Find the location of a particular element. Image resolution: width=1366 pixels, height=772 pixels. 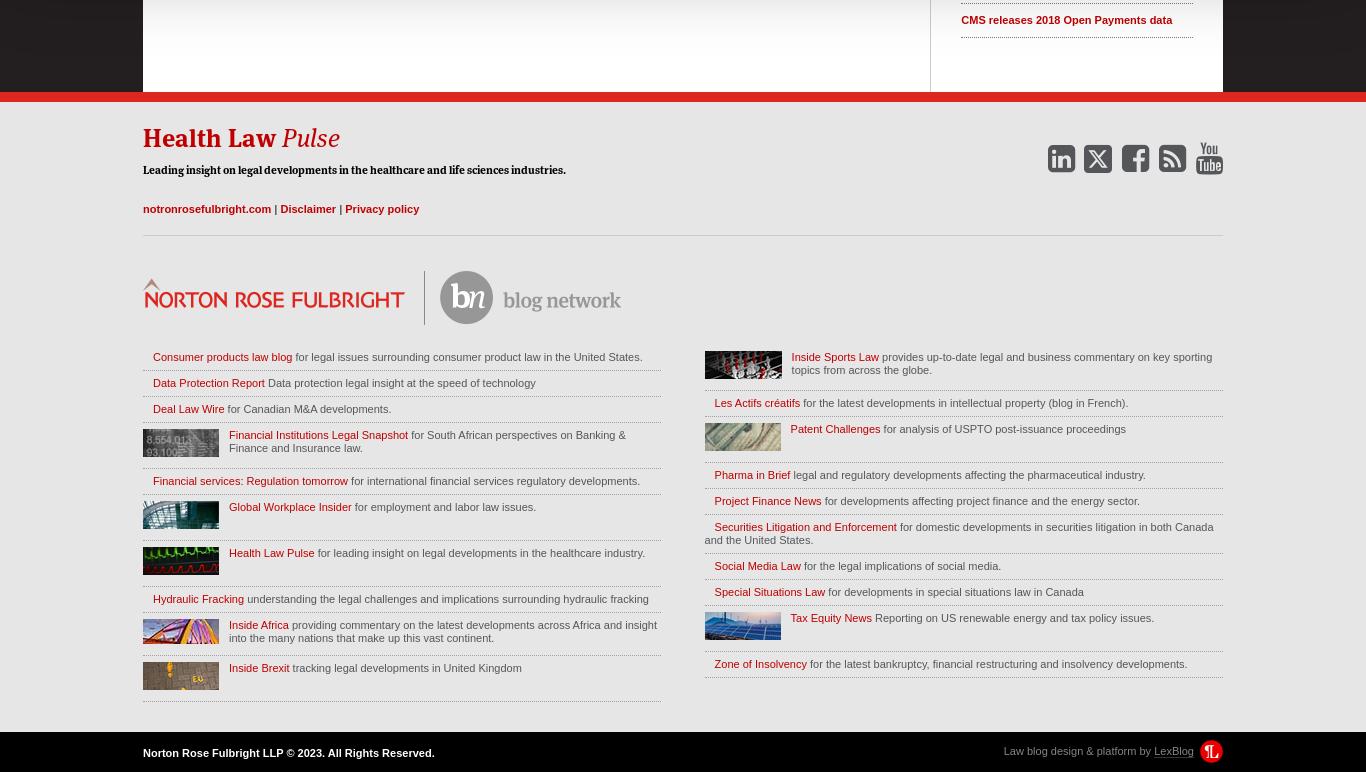

'provides up-to-date legal and business commentary on key sporting topics from across the globe.' is located at coordinates (1001, 361).